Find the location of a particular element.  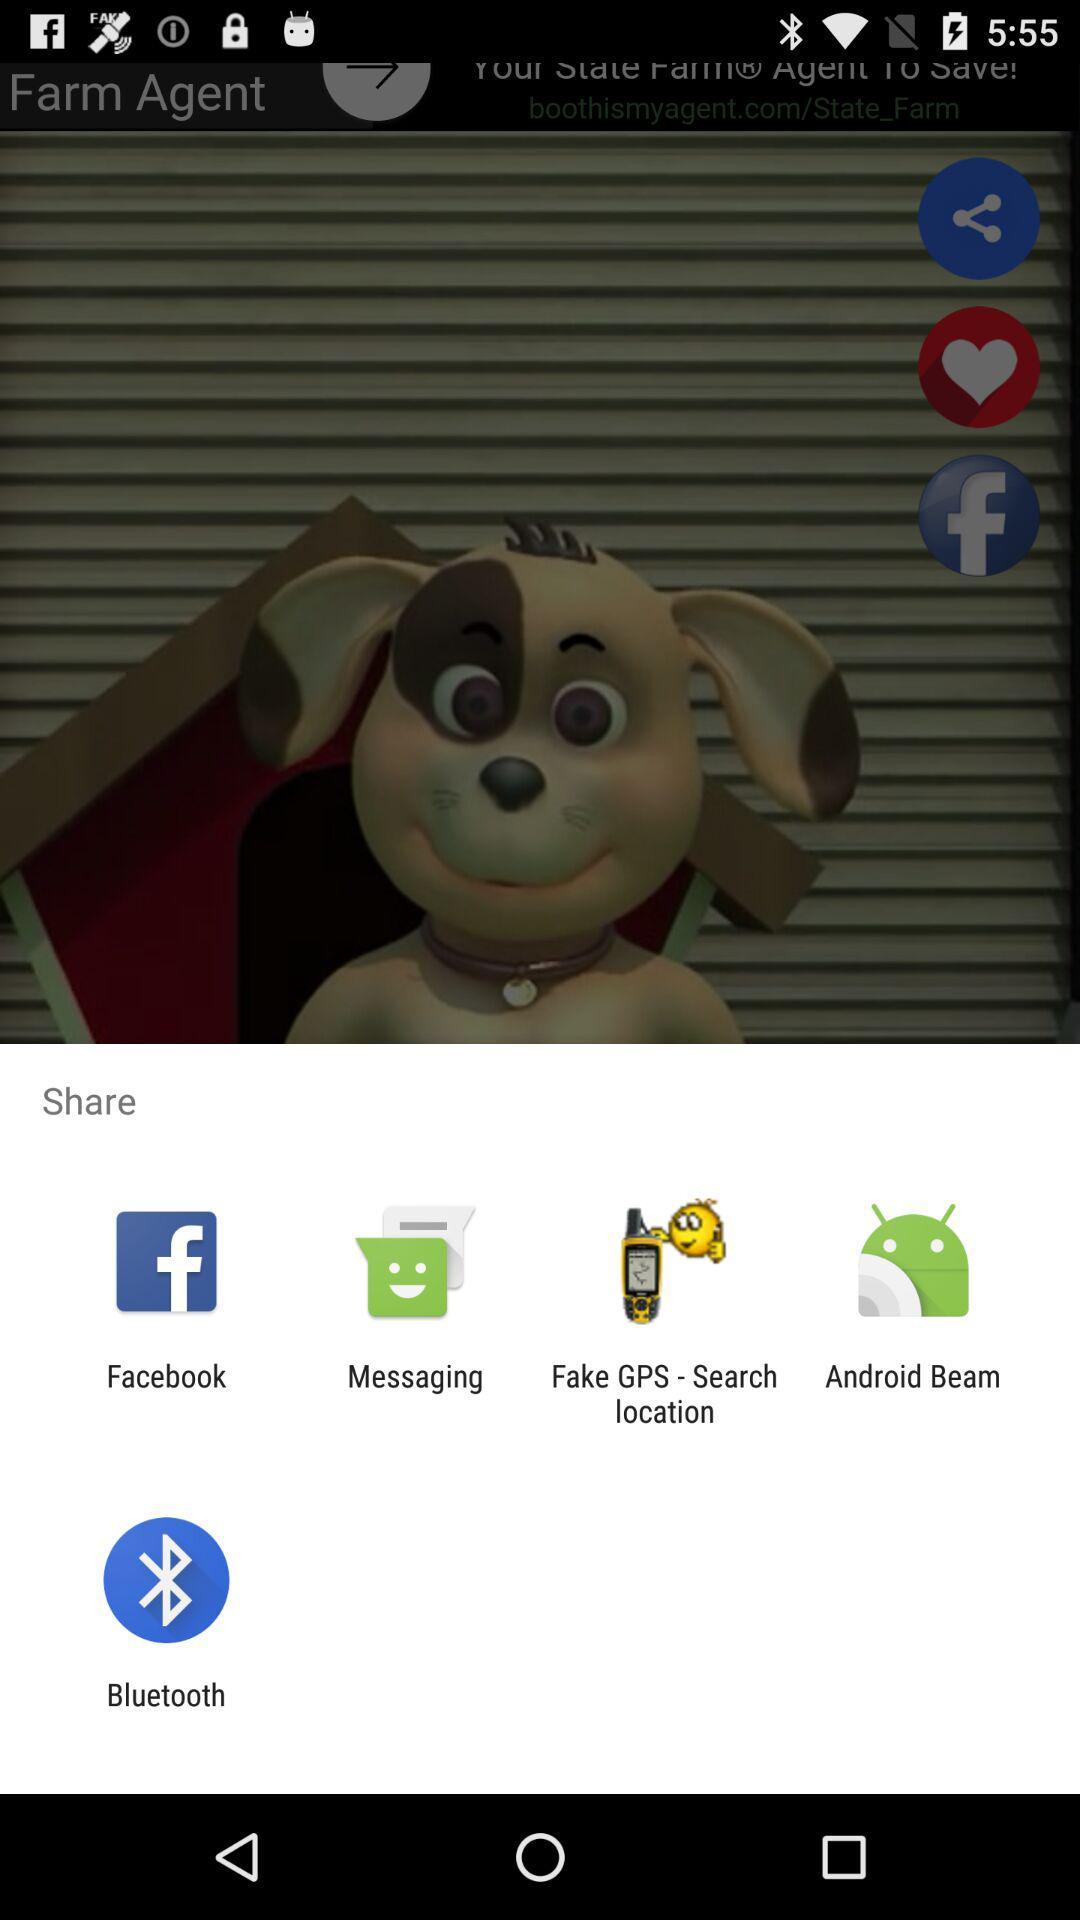

fake gps search is located at coordinates (664, 1392).